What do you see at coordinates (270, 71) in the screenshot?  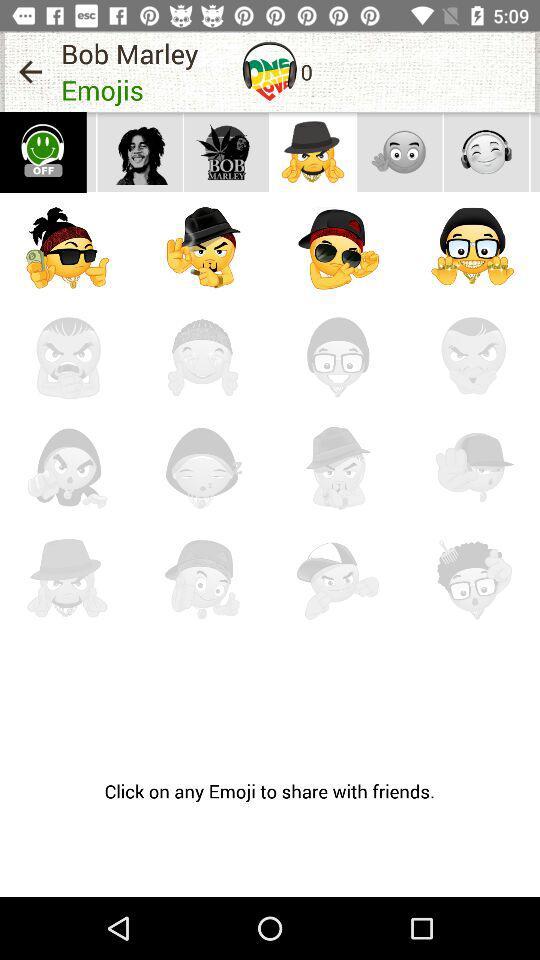 I see `item next to the bob marley item` at bounding box center [270, 71].